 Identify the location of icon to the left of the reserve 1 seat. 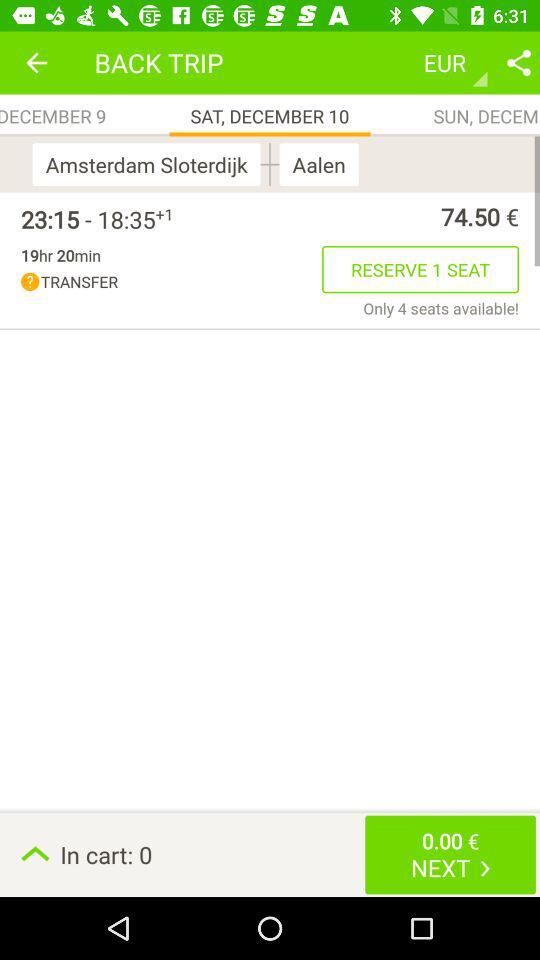
(171, 281).